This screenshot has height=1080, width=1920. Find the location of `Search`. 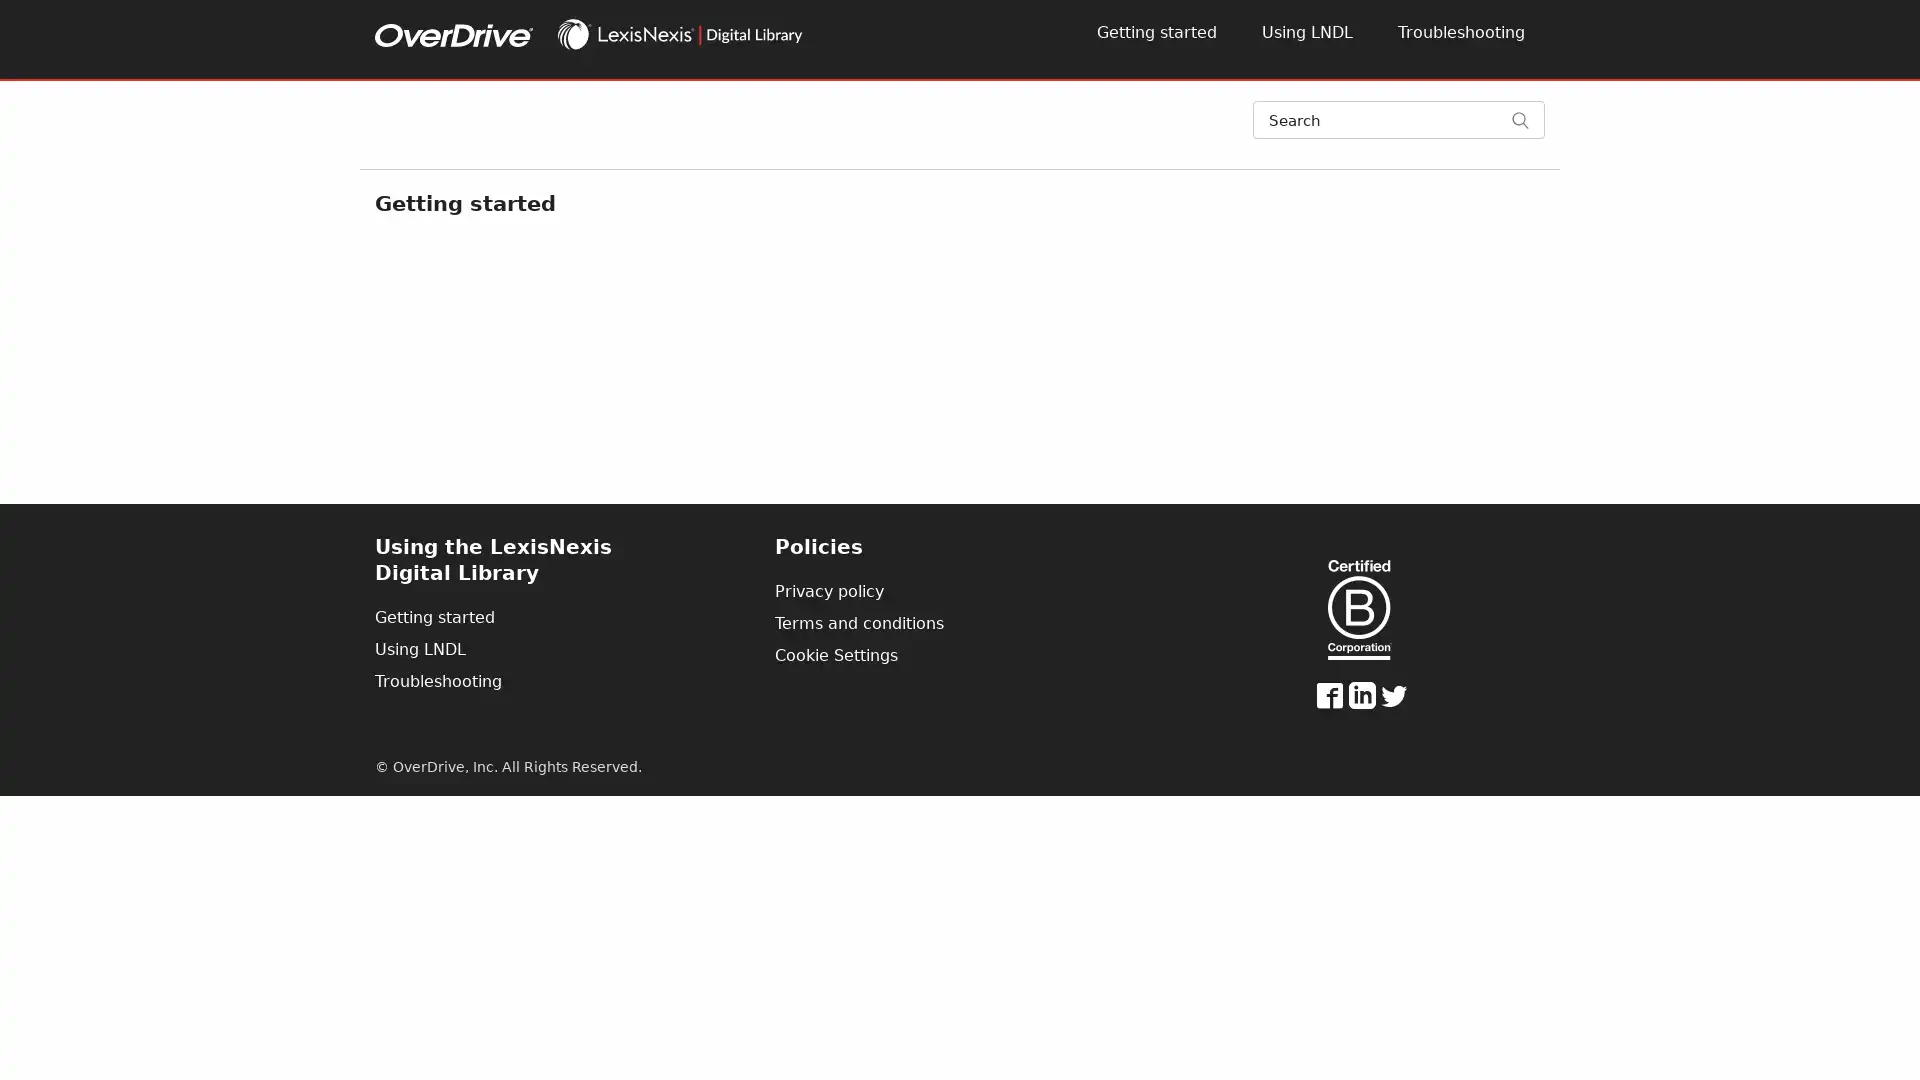

Search is located at coordinates (1527, 119).